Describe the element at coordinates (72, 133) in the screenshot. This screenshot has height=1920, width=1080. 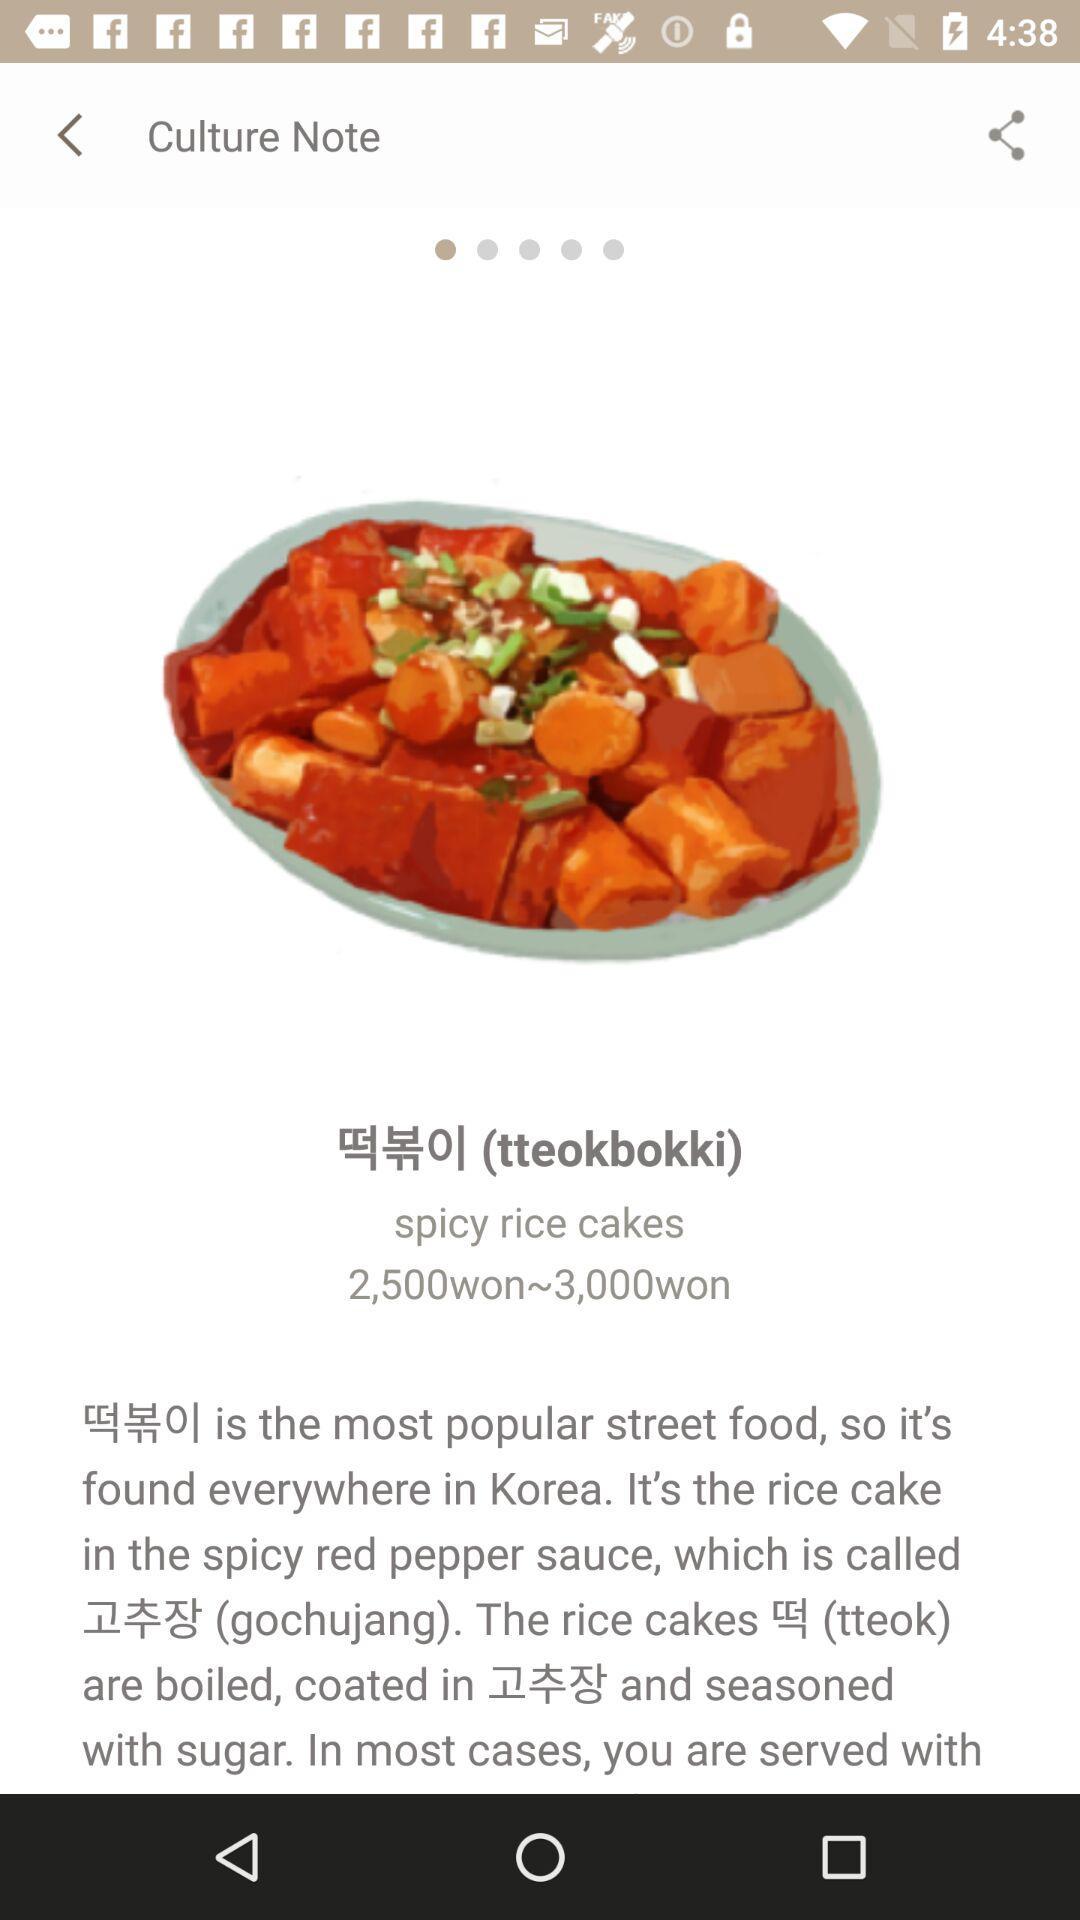
I see `the arrow_backward icon` at that location.